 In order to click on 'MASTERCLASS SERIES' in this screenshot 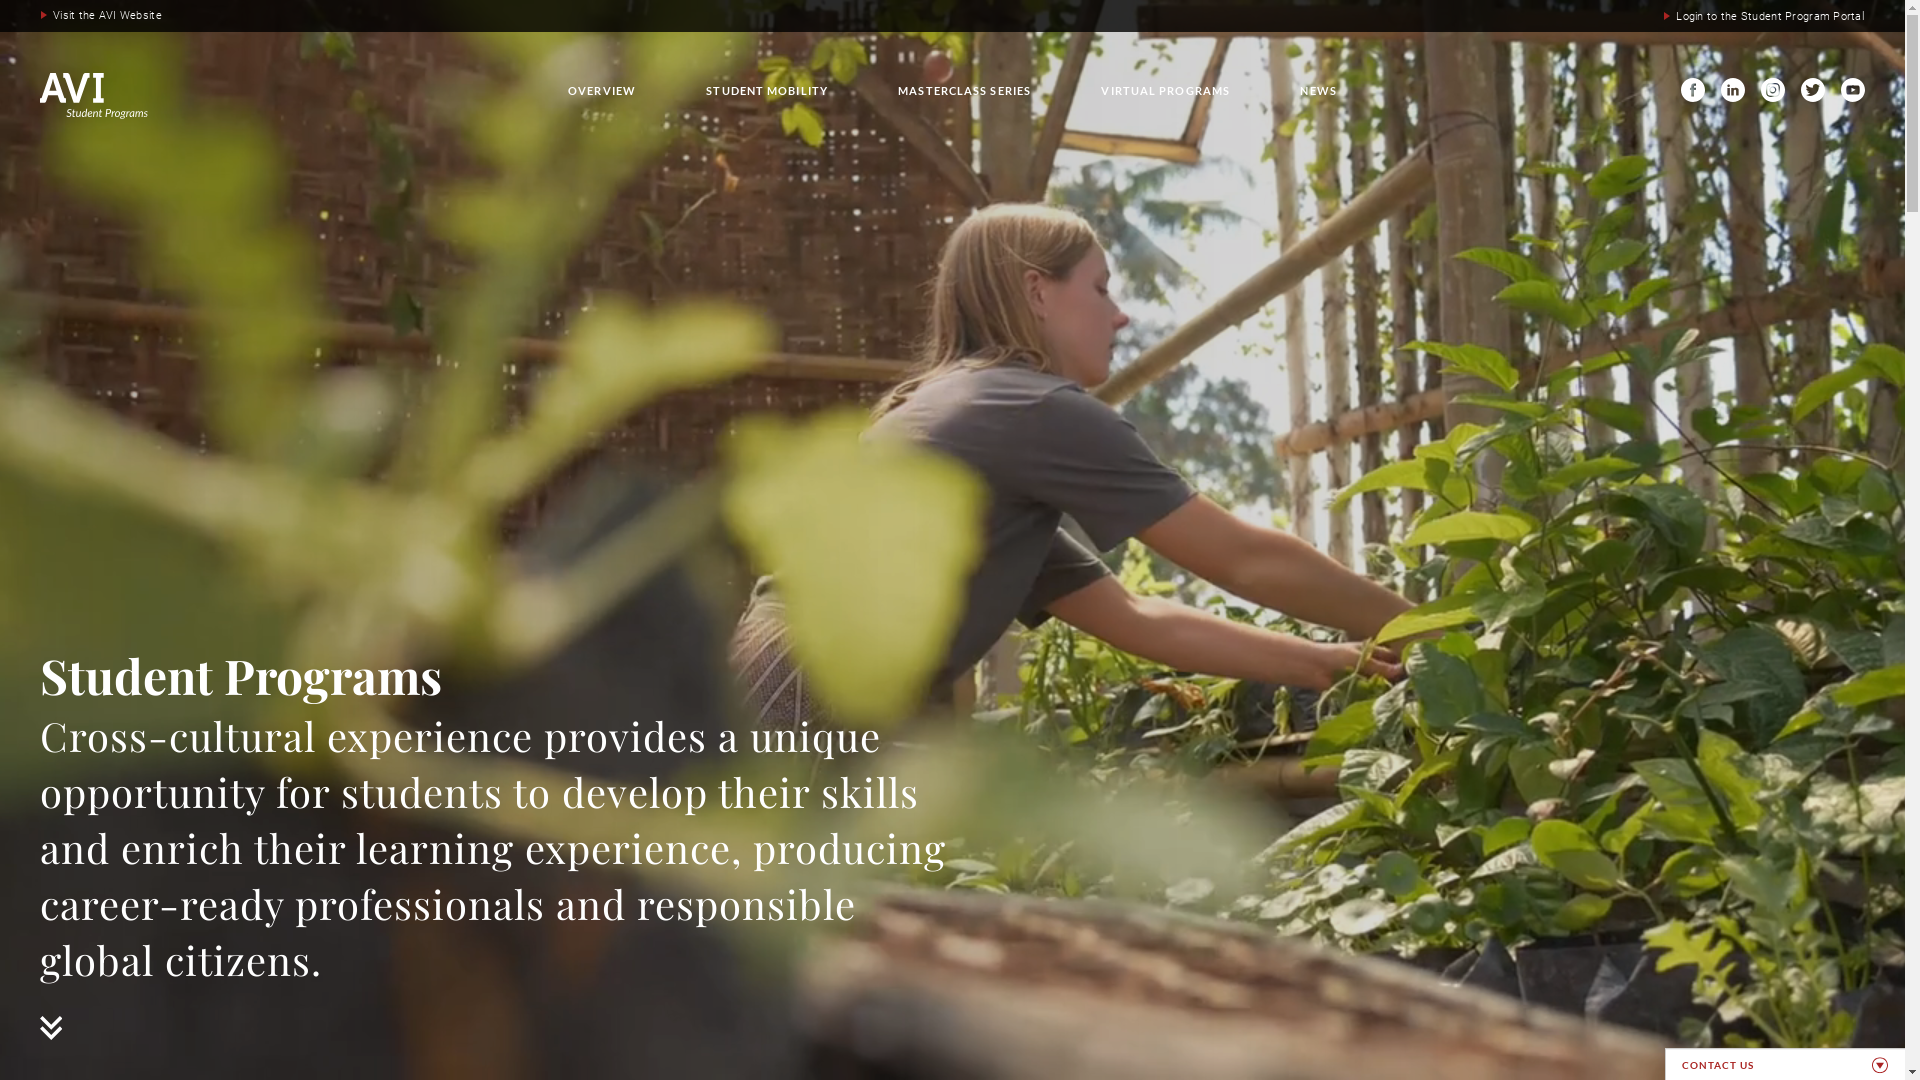, I will do `click(964, 90)`.